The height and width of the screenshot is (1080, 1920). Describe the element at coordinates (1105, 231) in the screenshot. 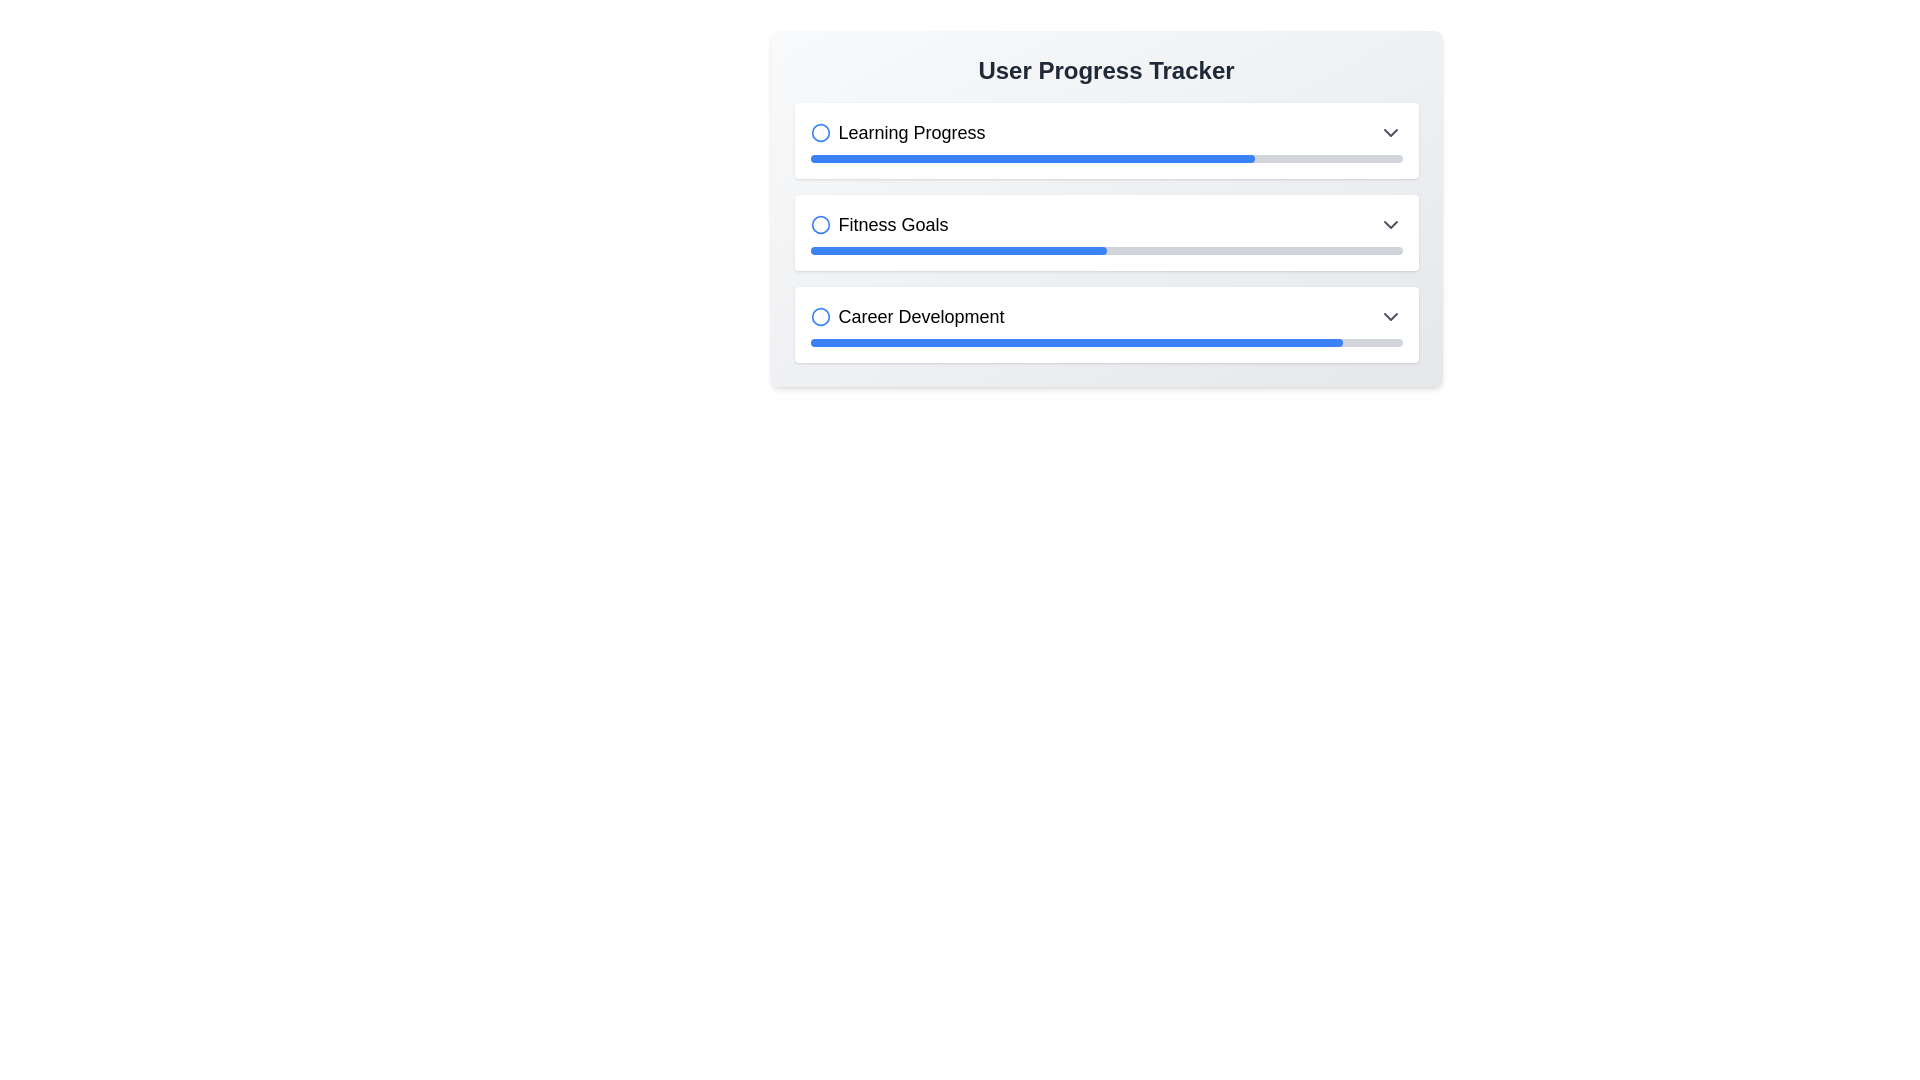

I see `the second Progress tracker entry in the 'User Progress Tracker' section` at that location.